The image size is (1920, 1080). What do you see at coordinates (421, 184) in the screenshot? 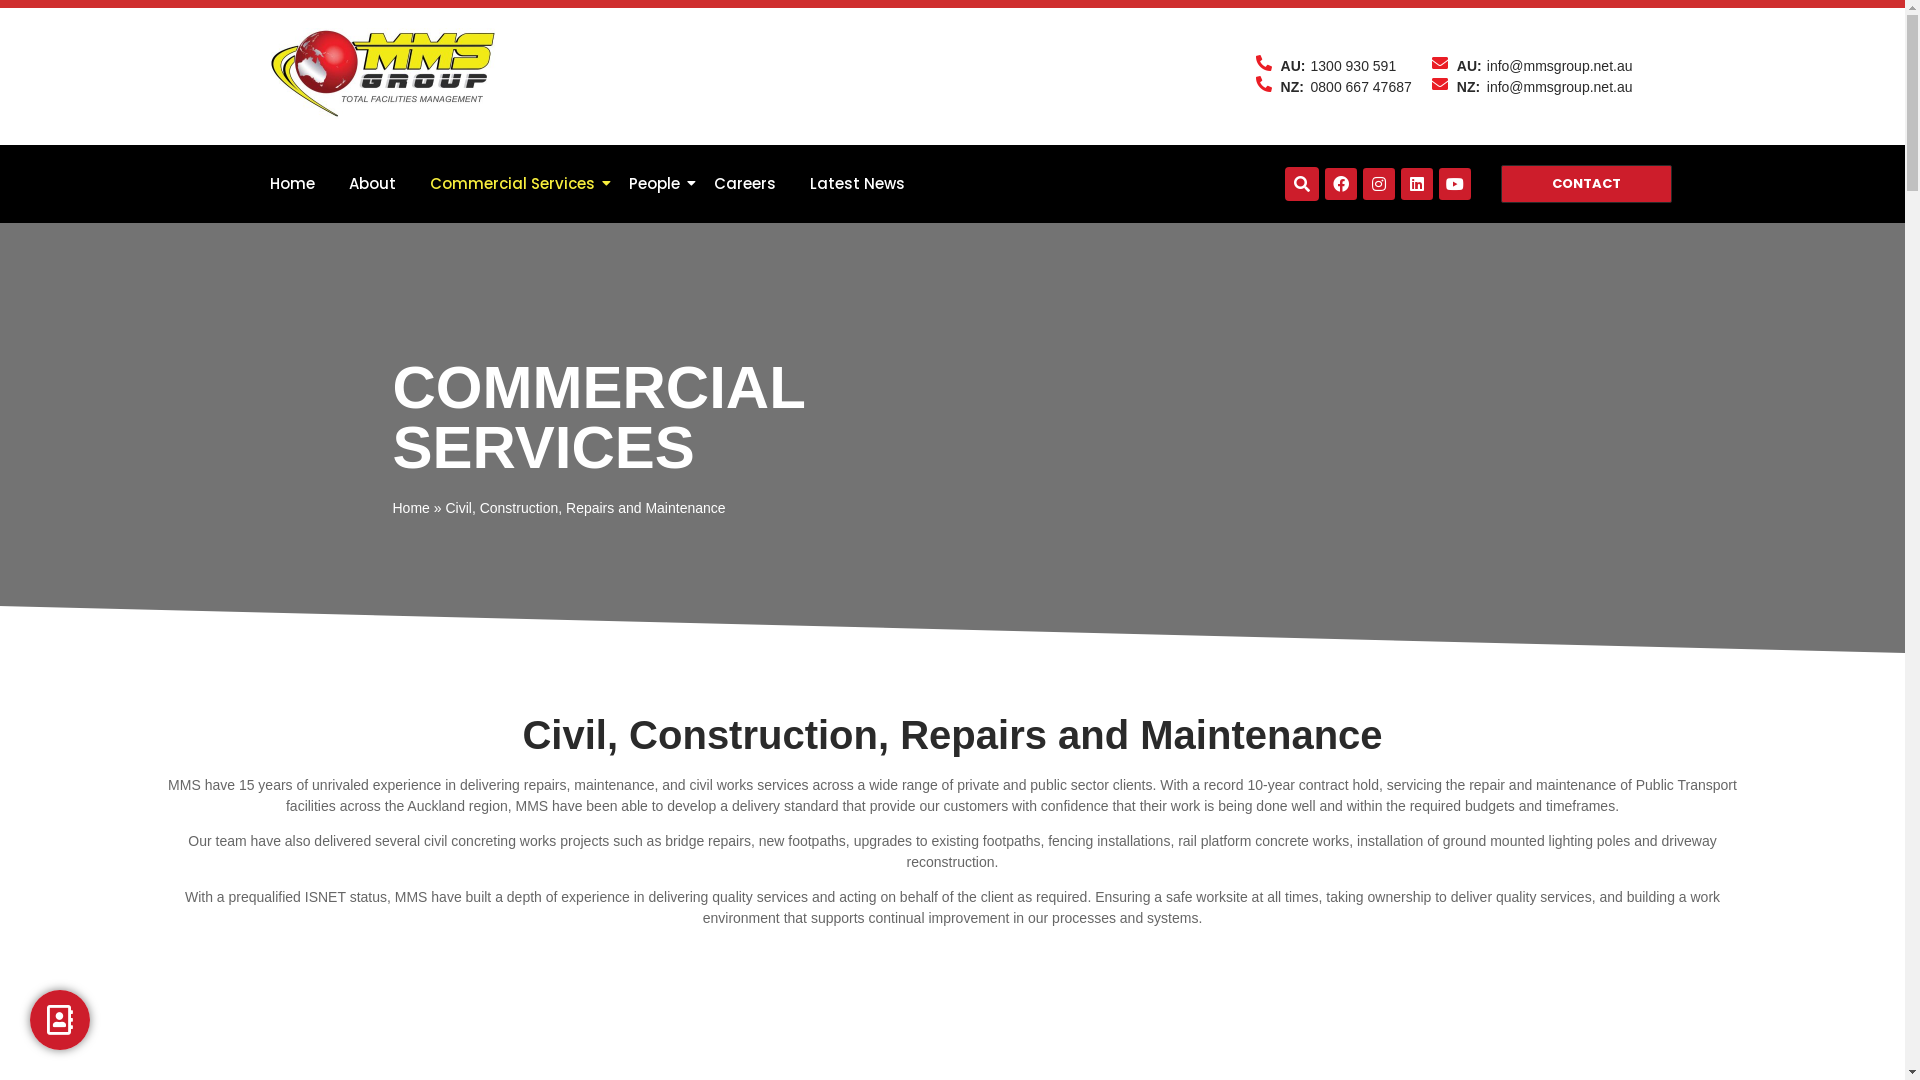
I see `'Commercial Services'` at bounding box center [421, 184].